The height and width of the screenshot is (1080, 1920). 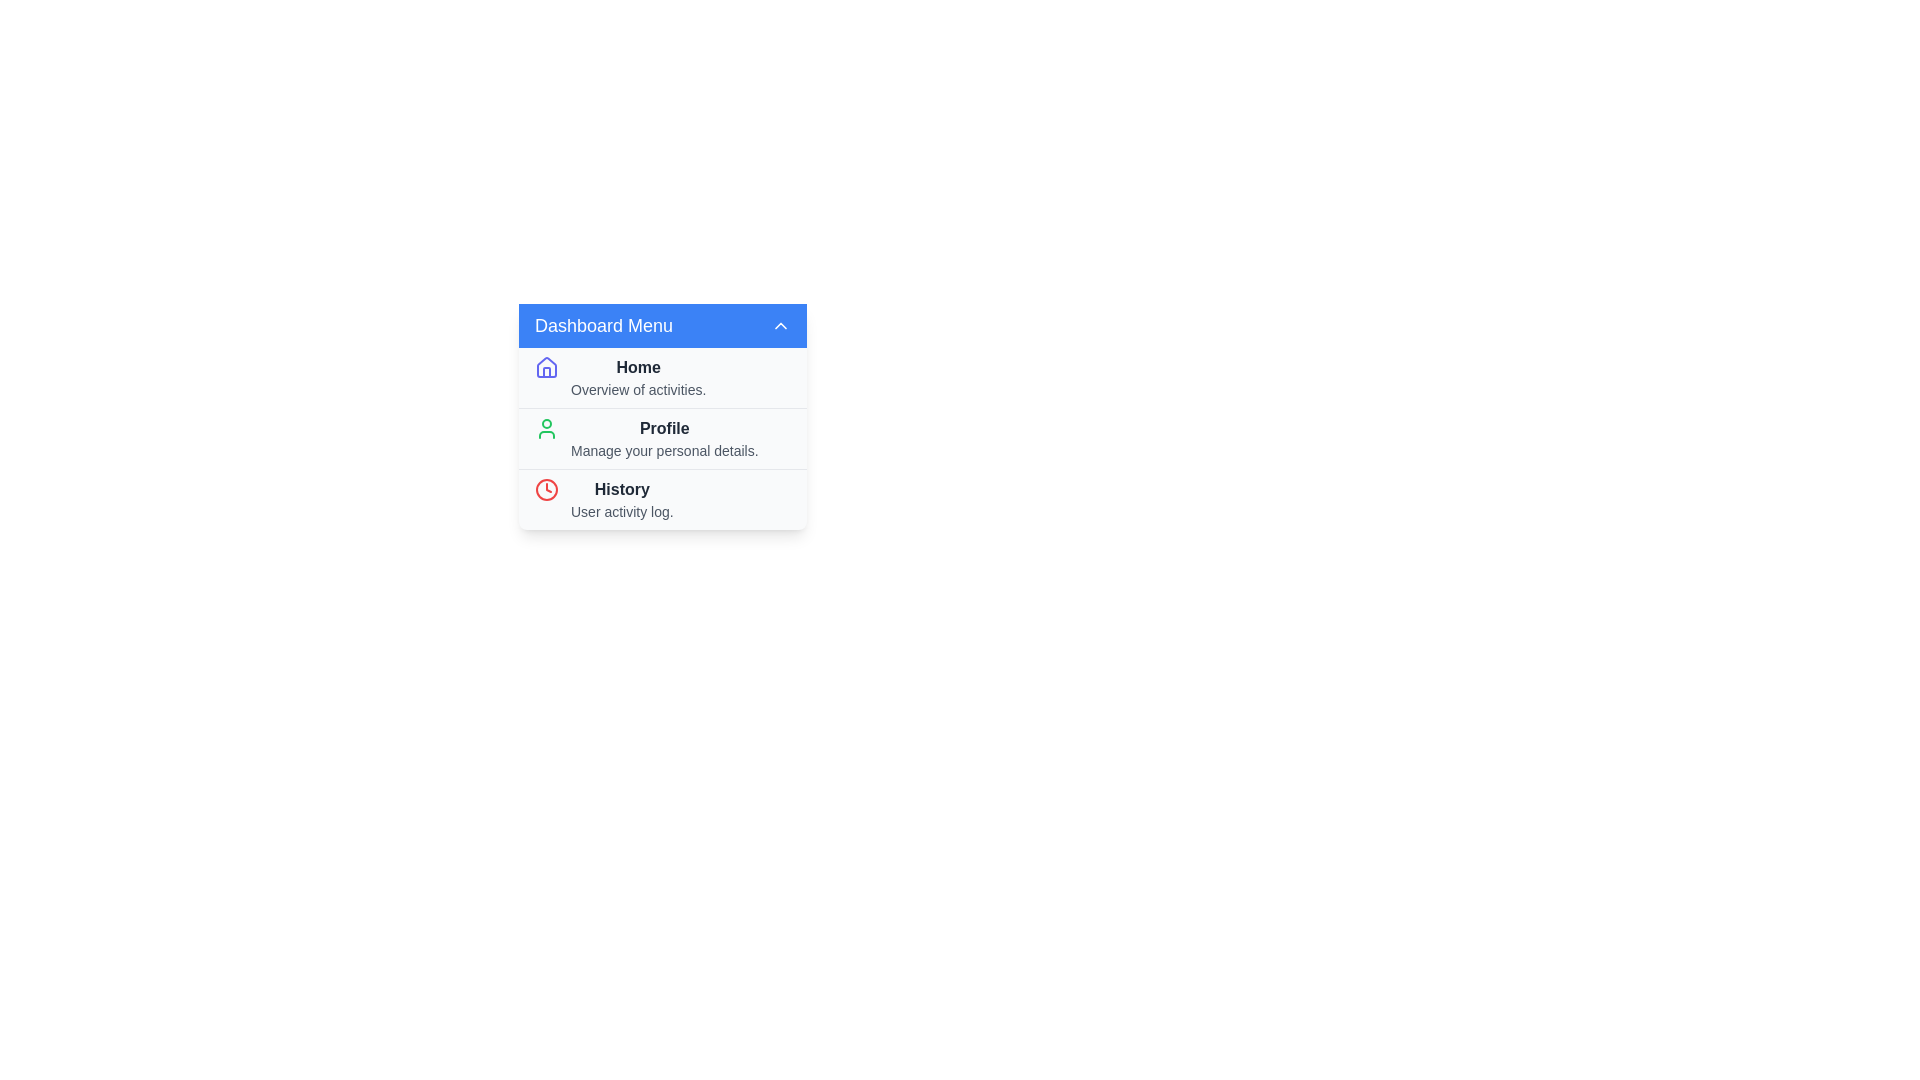 What do you see at coordinates (621, 511) in the screenshot?
I see `the static text element that reads 'User activity log.' positioned beneath the 'History' heading in the vertical menu structure` at bounding box center [621, 511].